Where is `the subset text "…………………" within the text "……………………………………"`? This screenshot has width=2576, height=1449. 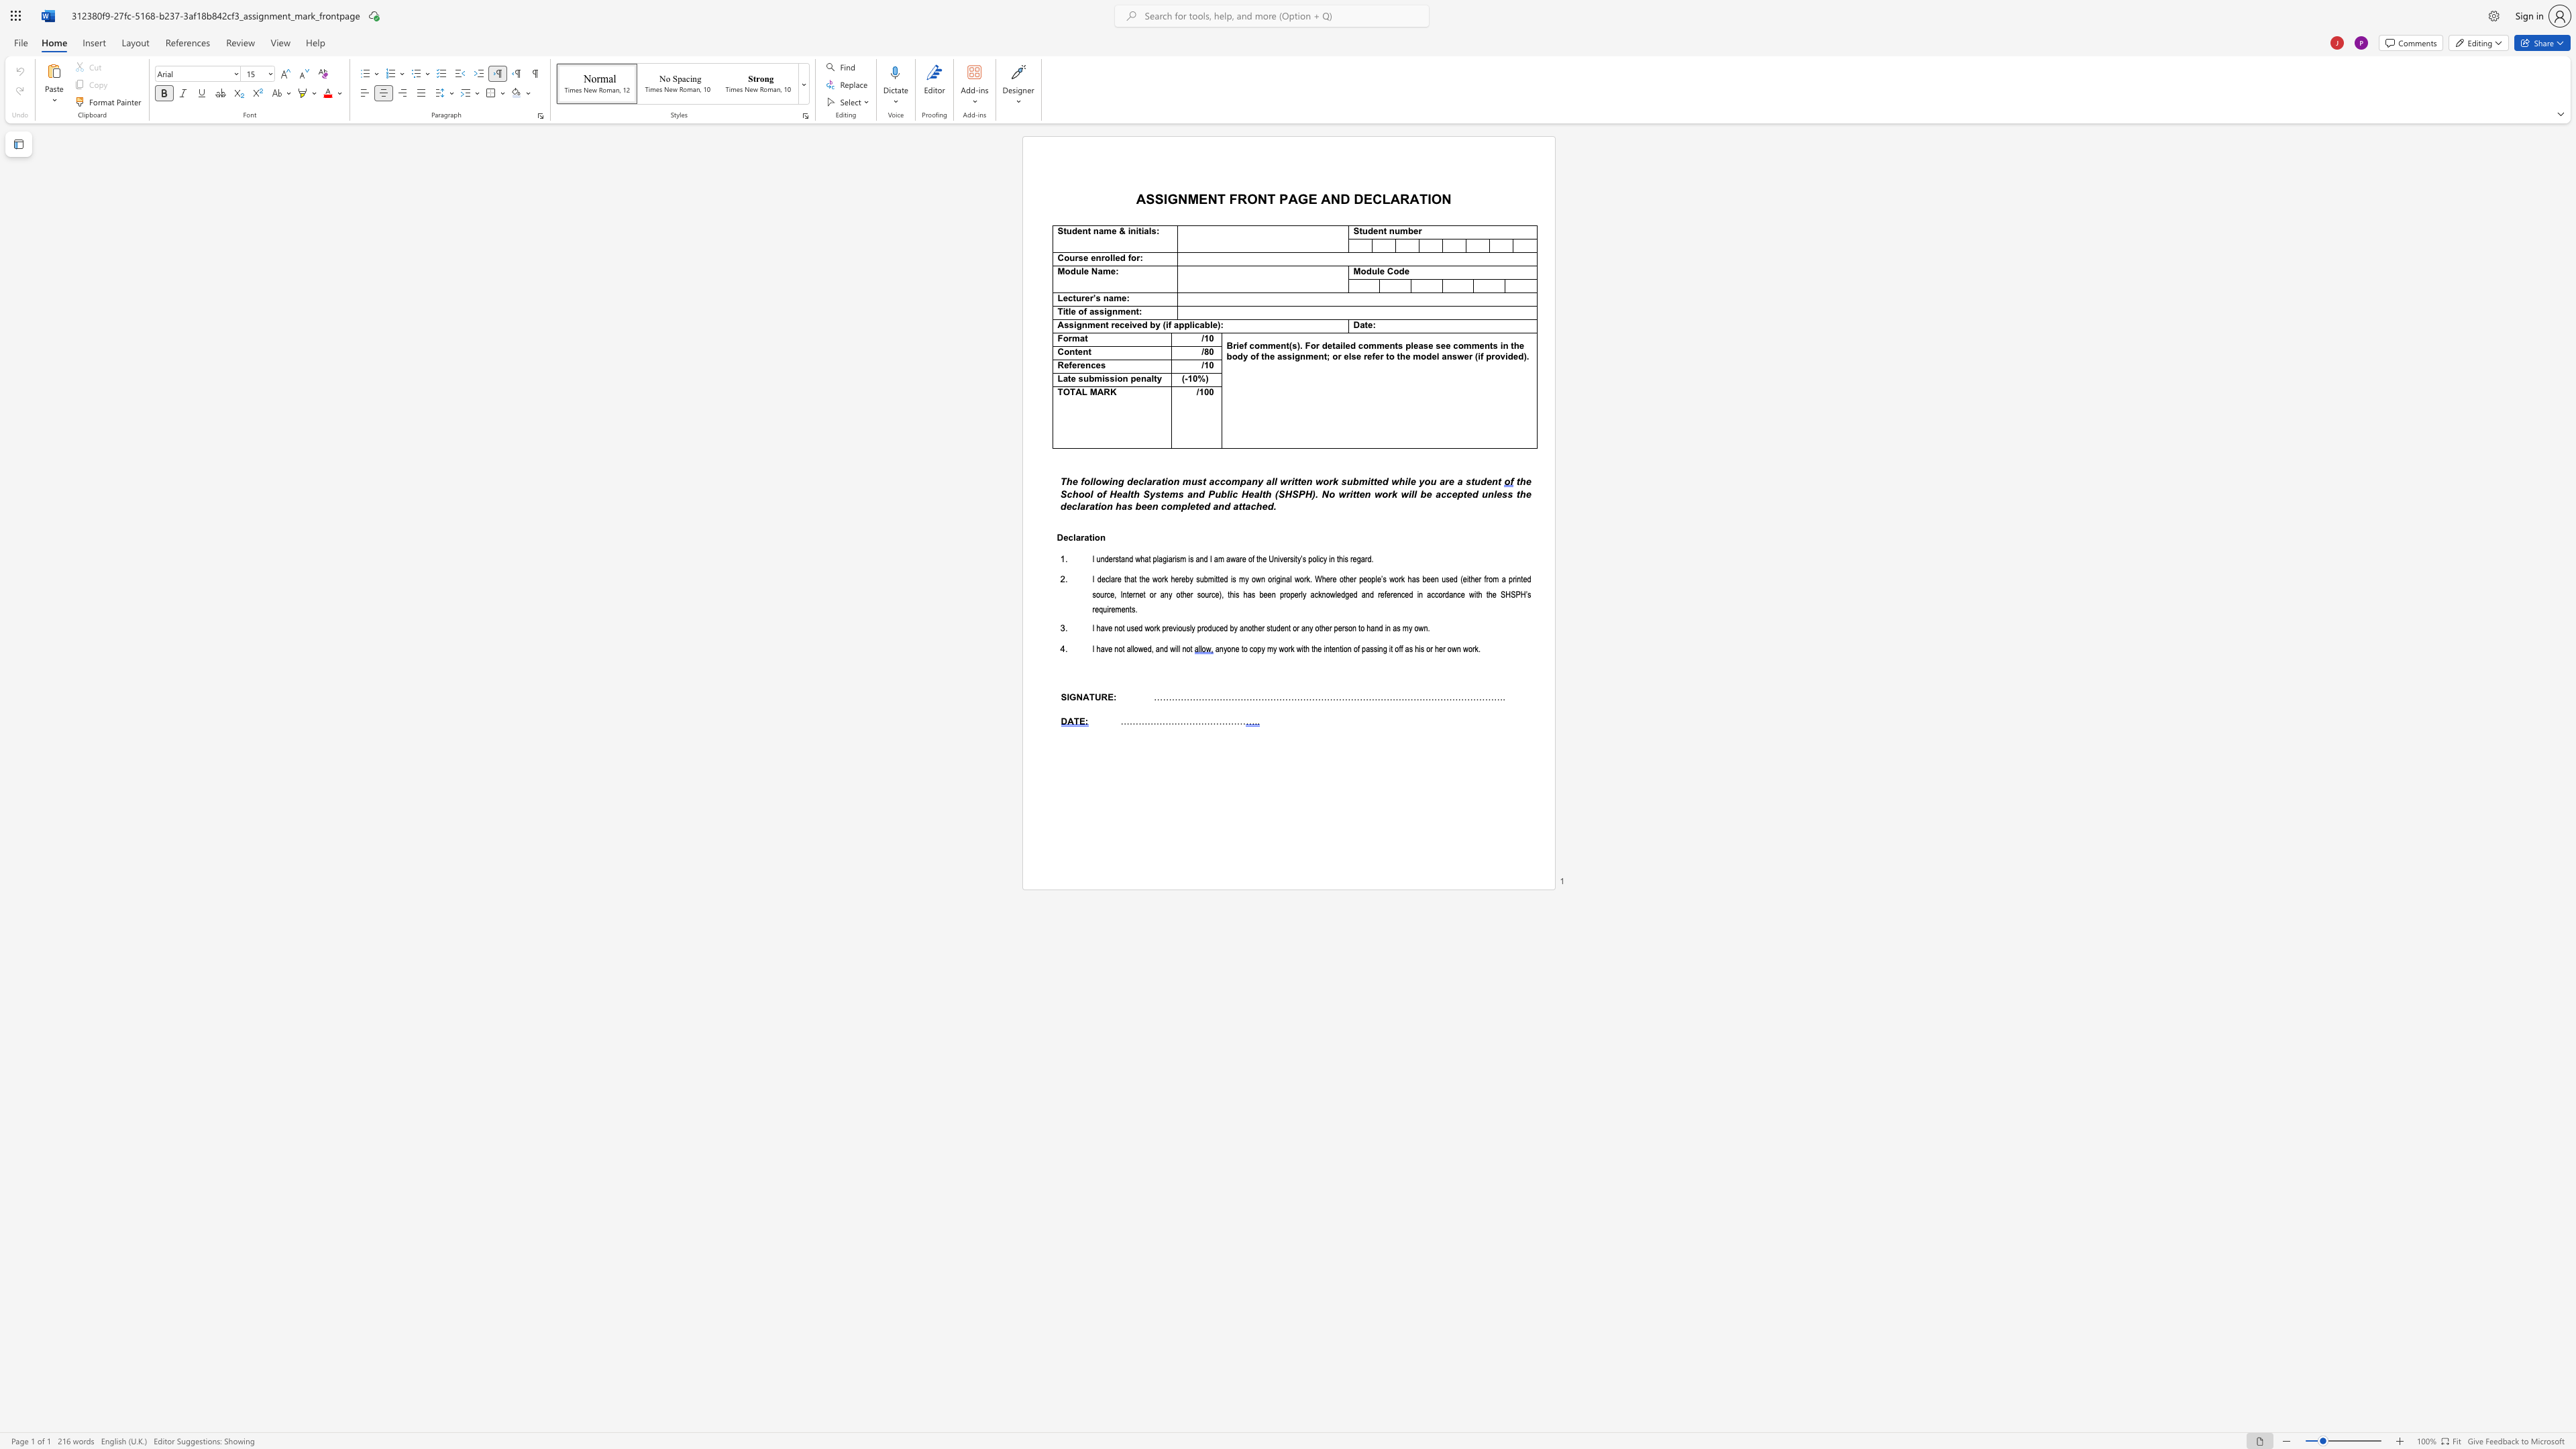 the subset text "…………………" within the text "……………………………………" is located at coordinates (1164, 720).